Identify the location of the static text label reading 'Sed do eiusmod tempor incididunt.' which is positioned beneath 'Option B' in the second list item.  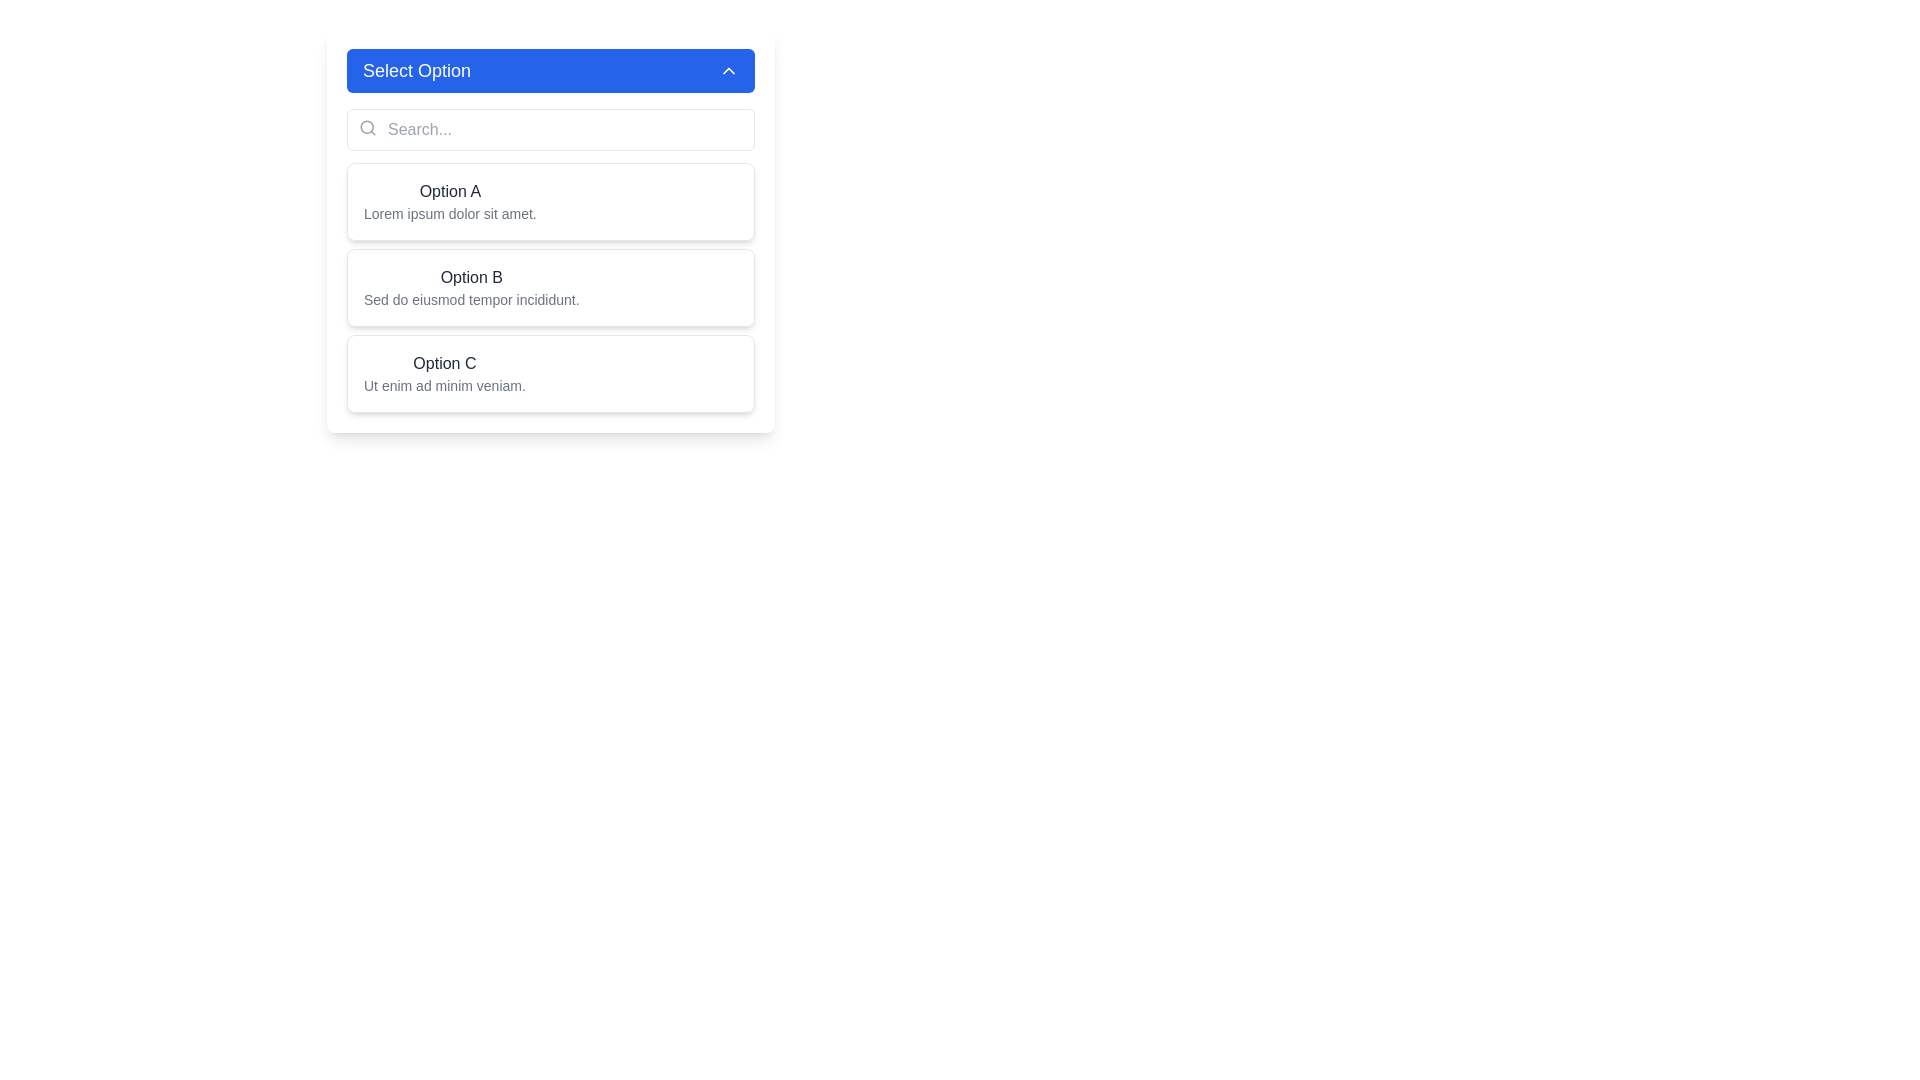
(470, 300).